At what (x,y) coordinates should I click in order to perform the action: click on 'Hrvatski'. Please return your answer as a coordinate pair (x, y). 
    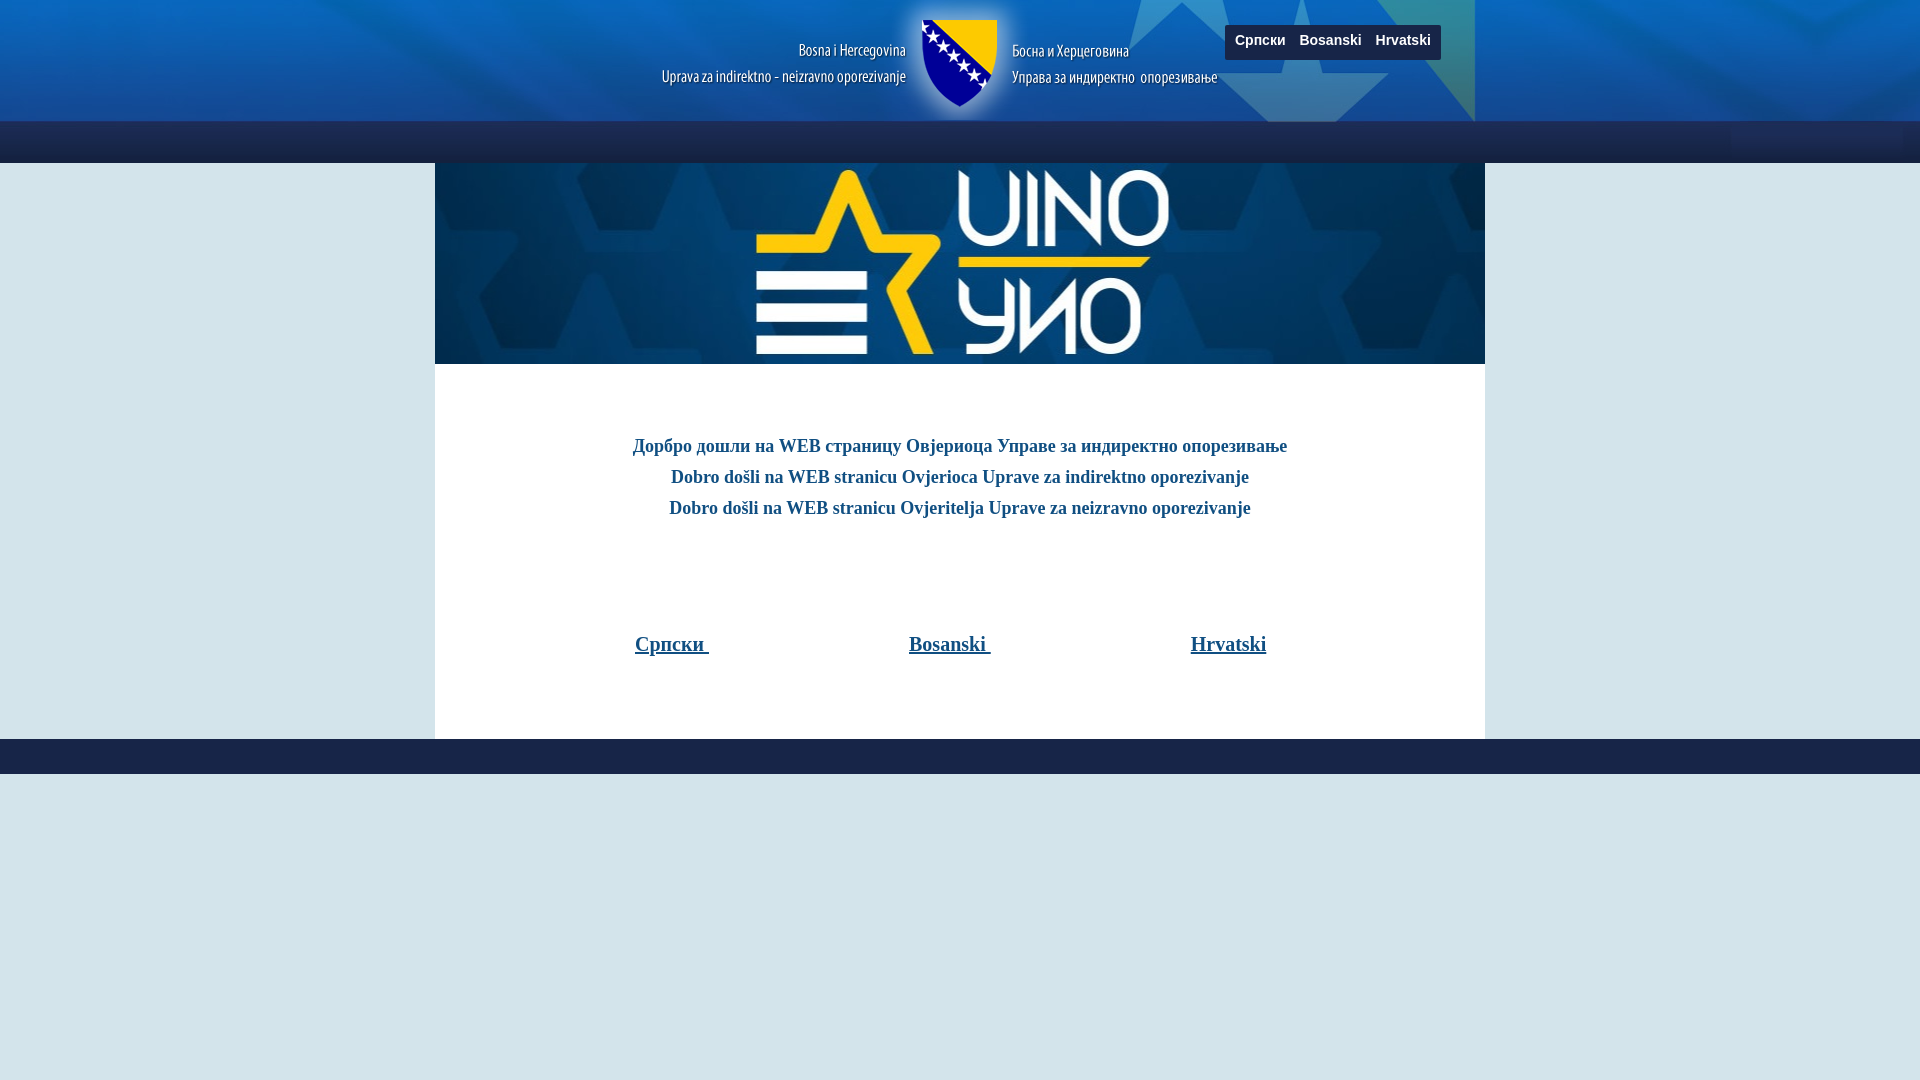
    Looking at the image, I should click on (1227, 644).